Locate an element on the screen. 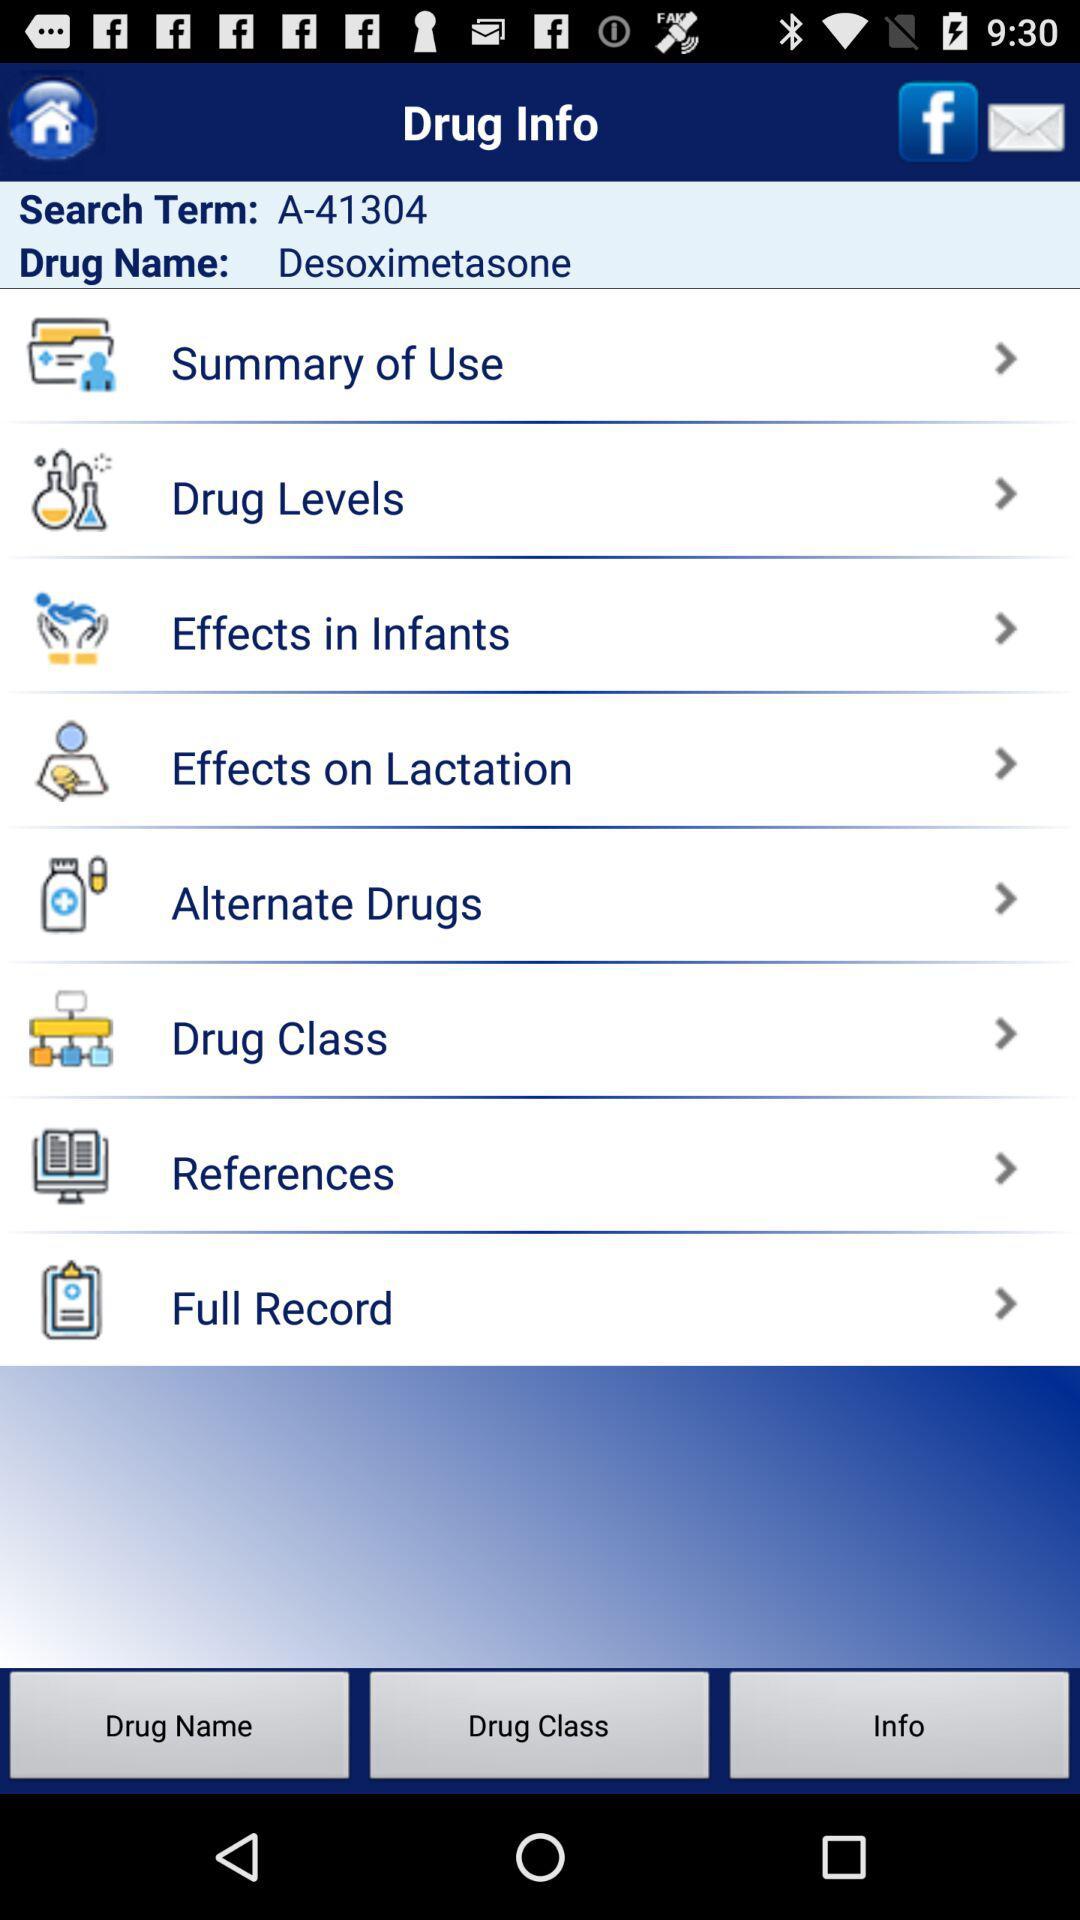 The height and width of the screenshot is (1920, 1080). record is located at coordinates (70, 1299).